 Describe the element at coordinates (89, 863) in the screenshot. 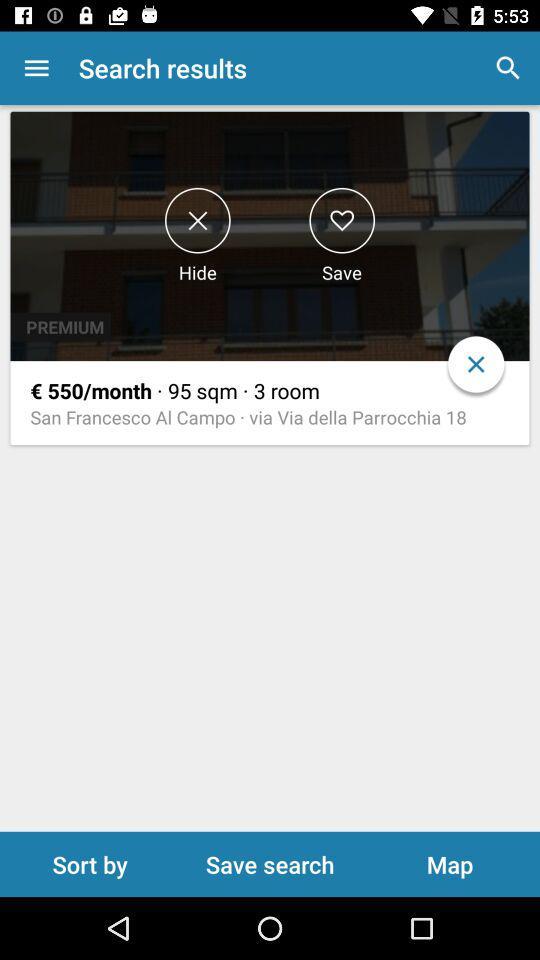

I see `sort by icon` at that location.